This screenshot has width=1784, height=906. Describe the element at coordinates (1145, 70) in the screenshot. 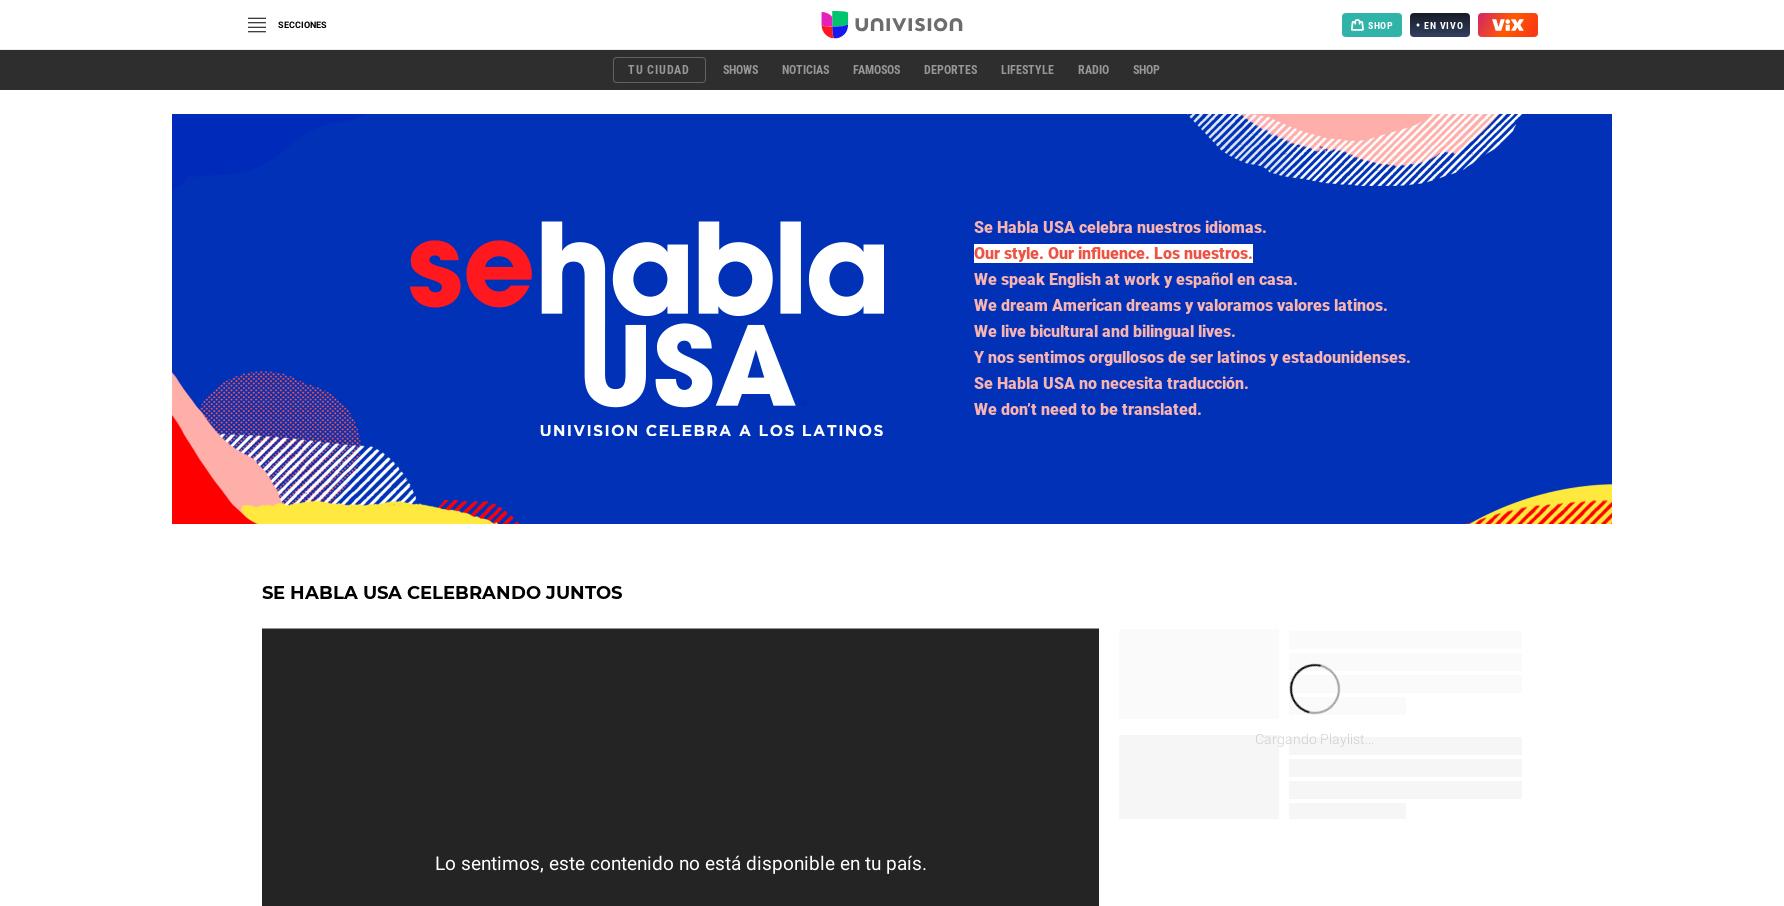

I see `'Shop'` at that location.